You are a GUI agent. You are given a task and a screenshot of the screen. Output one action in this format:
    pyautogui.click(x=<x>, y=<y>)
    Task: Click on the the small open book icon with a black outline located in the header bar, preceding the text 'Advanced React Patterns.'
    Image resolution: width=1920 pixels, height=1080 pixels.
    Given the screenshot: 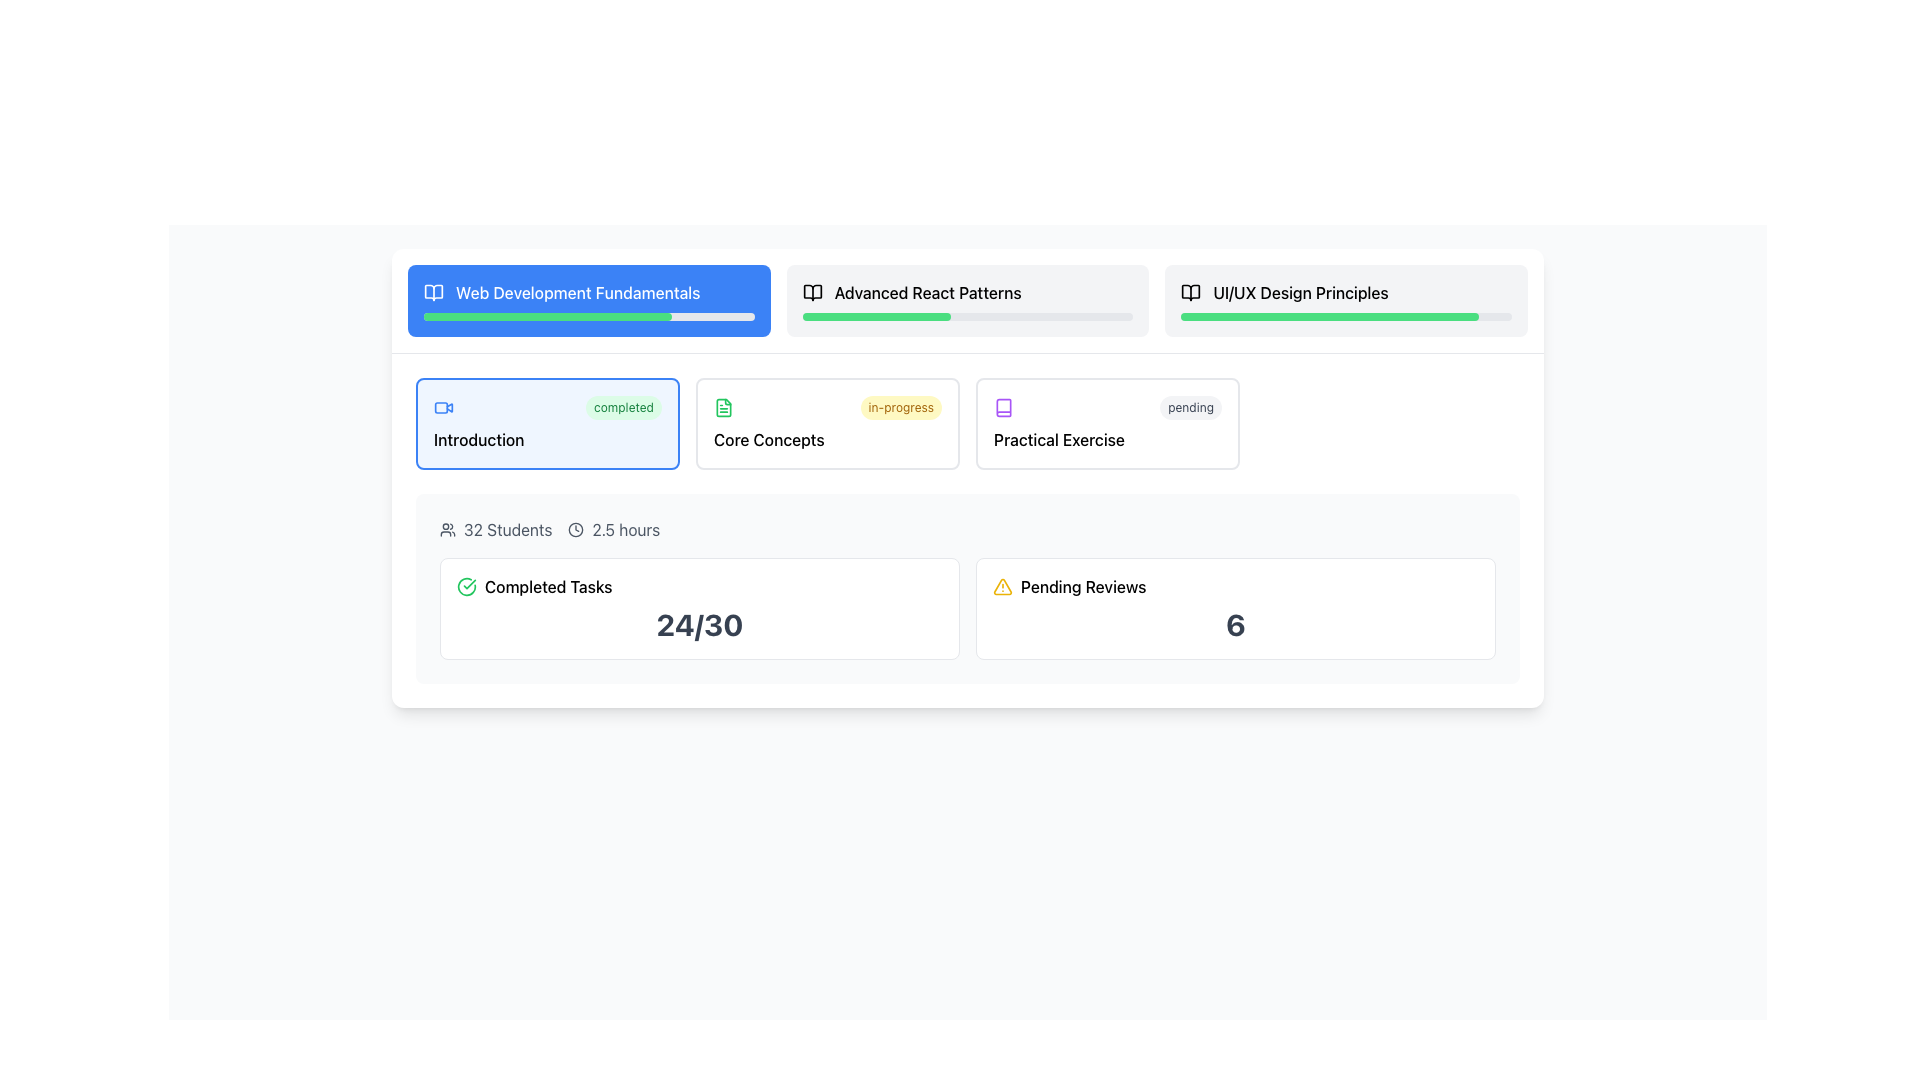 What is the action you would take?
    pyautogui.click(x=812, y=293)
    